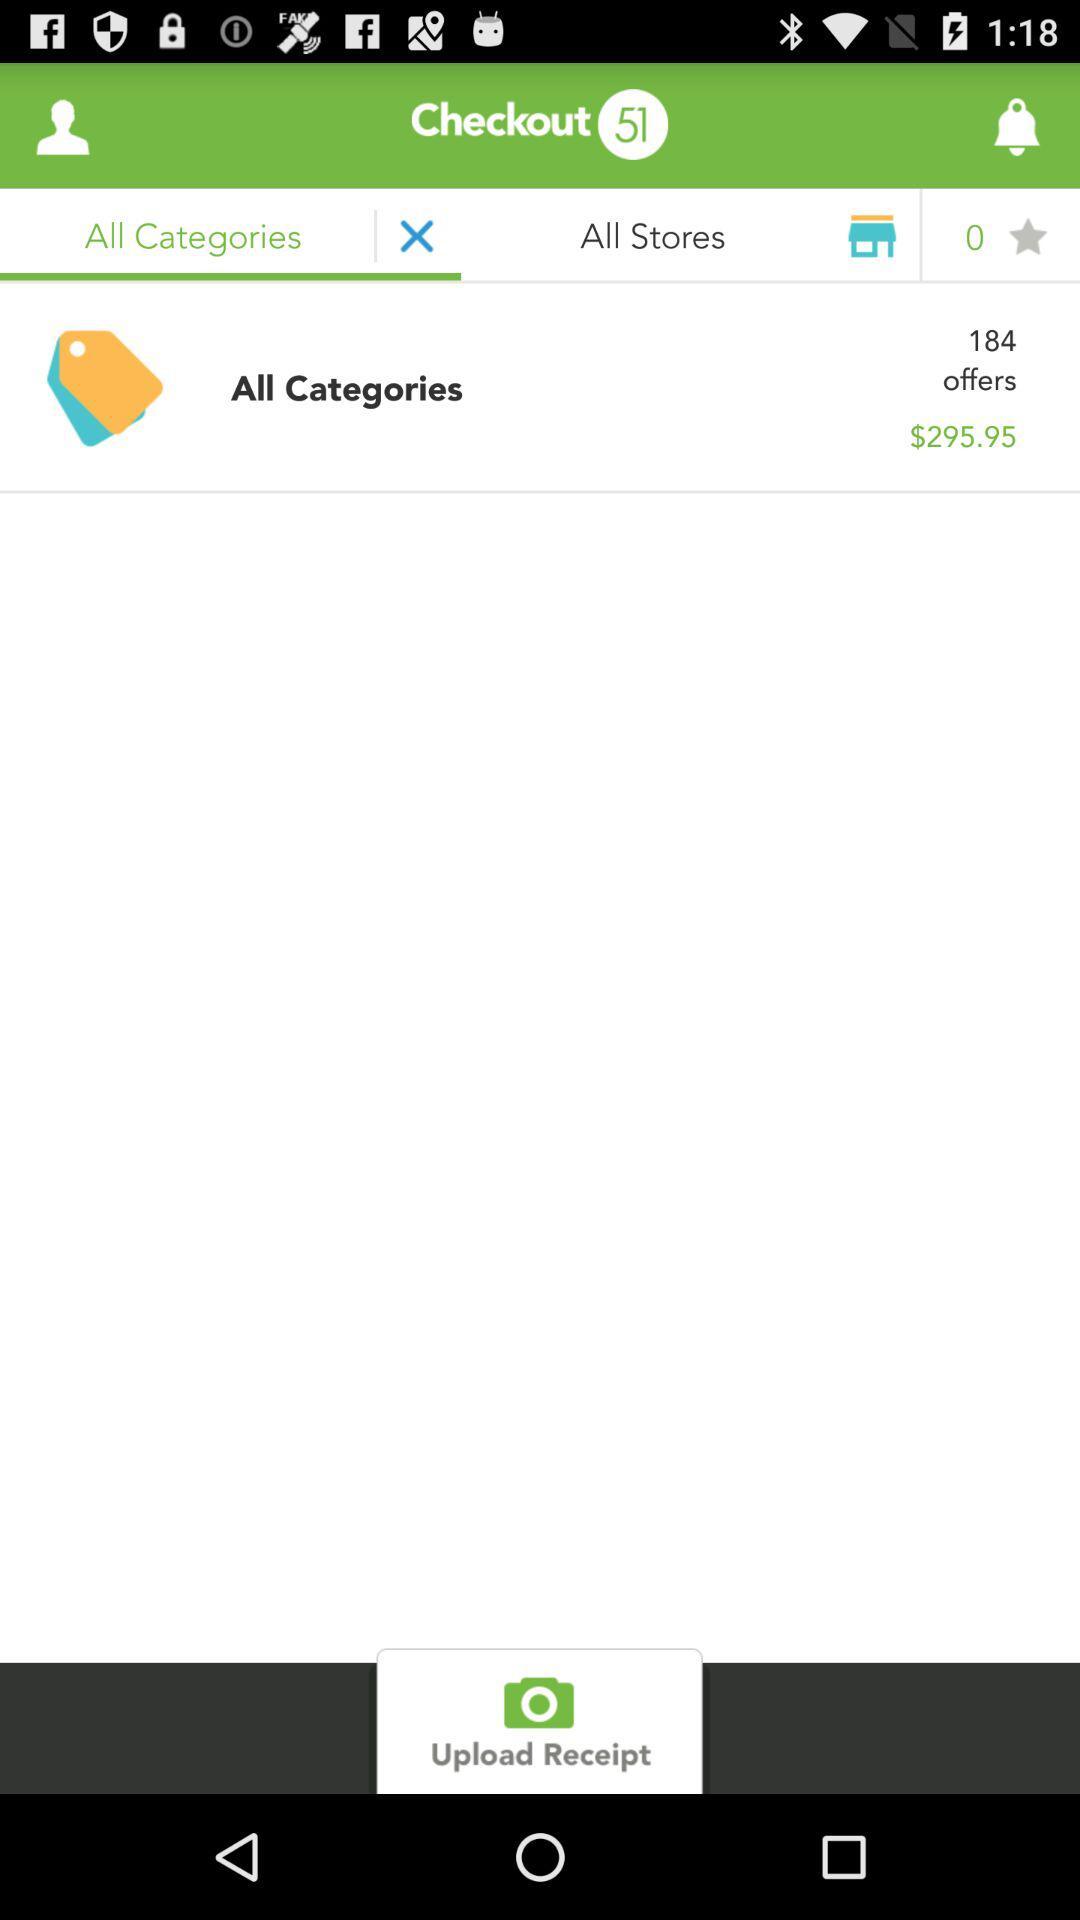 The width and height of the screenshot is (1080, 1920). I want to click on the icon to the right of all stores item, so click(960, 124).